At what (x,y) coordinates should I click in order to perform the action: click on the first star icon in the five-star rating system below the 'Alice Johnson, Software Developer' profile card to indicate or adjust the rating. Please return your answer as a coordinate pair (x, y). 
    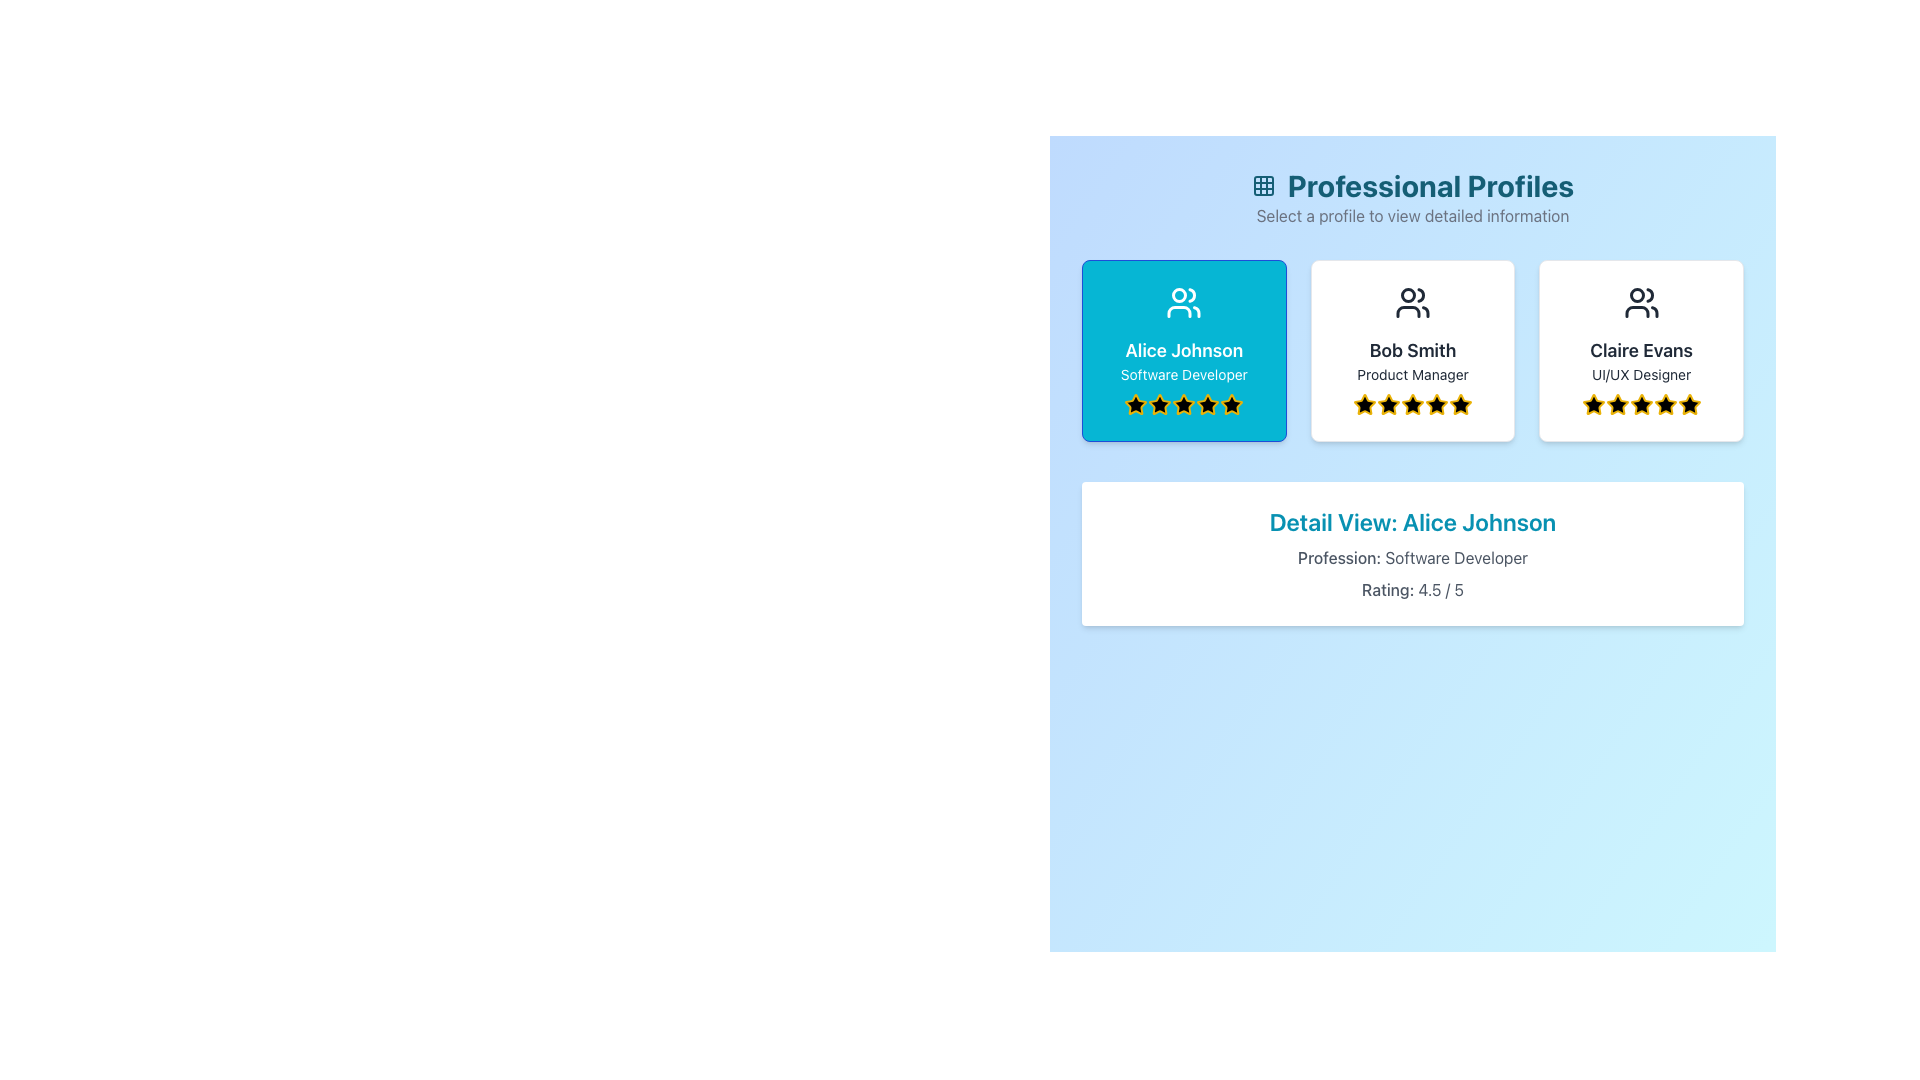
    Looking at the image, I should click on (1136, 404).